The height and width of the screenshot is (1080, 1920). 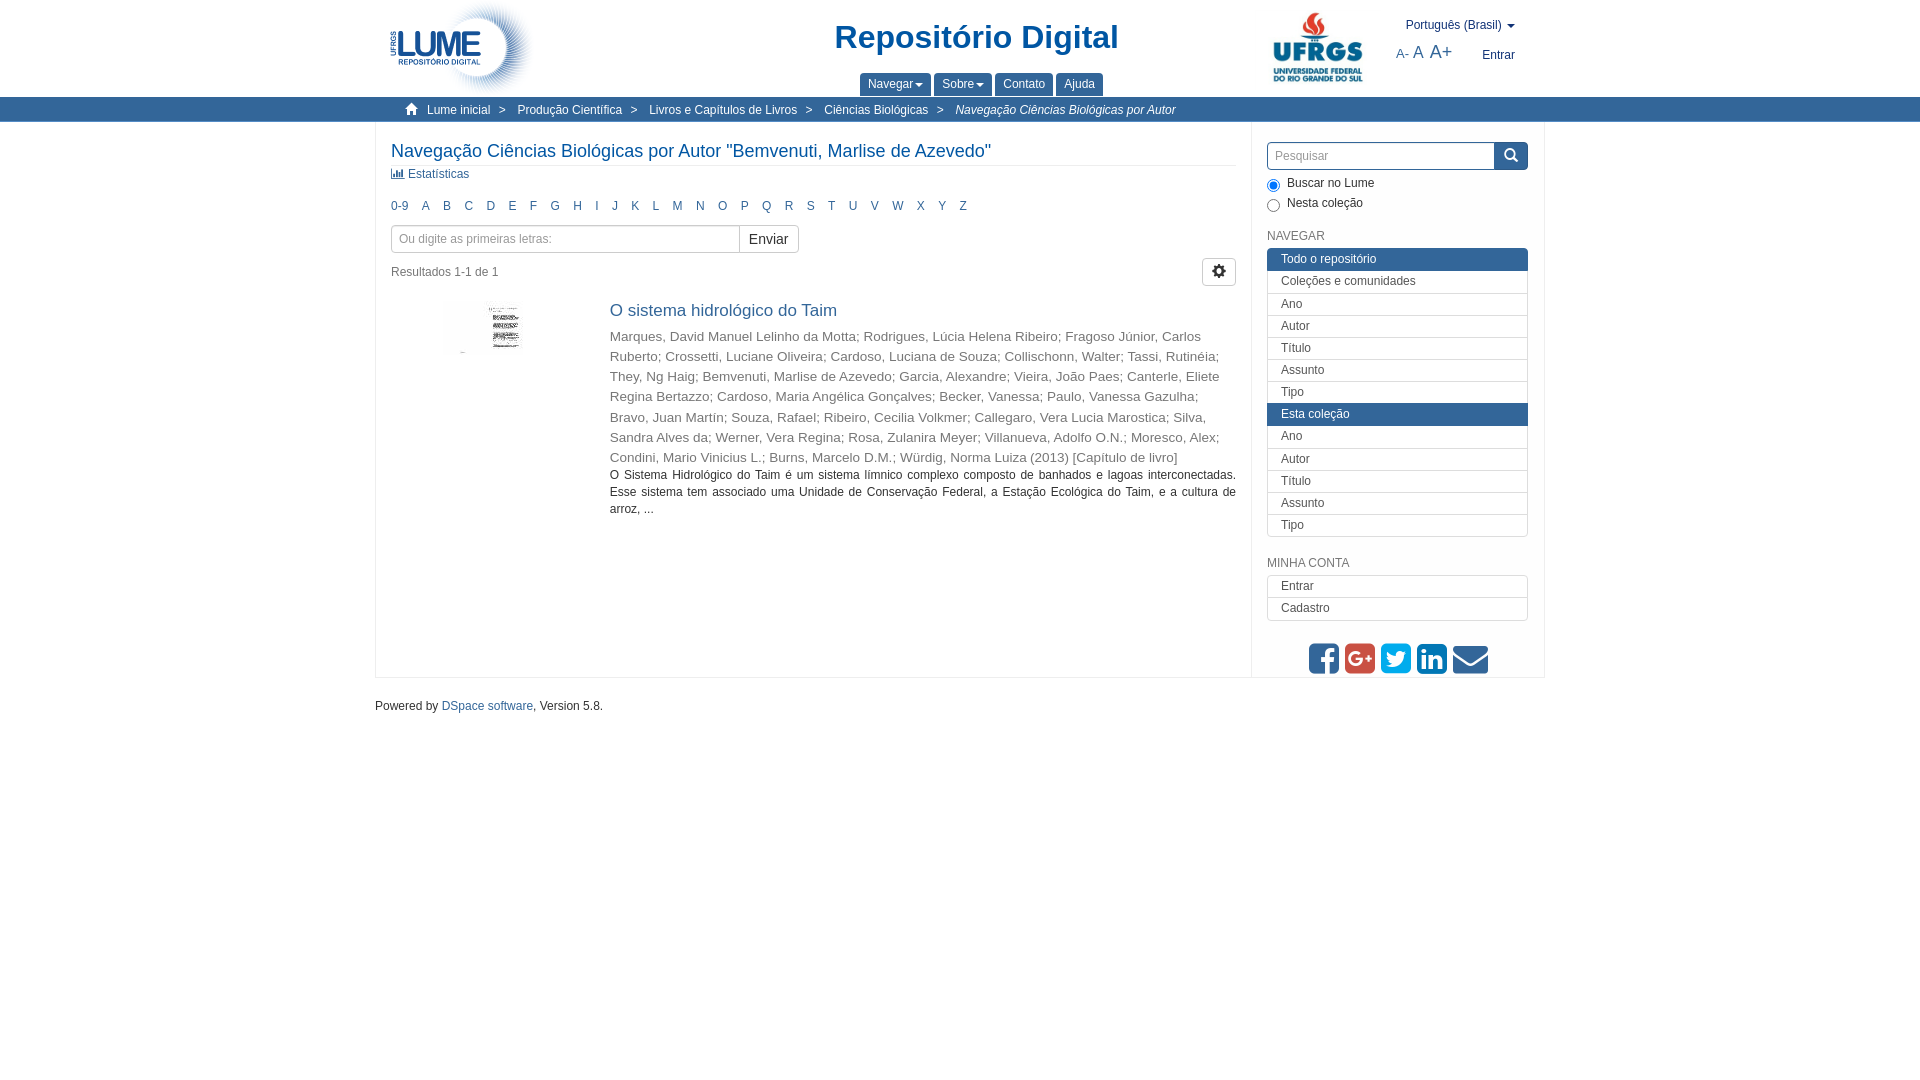 I want to click on 'B', so click(x=445, y=205).